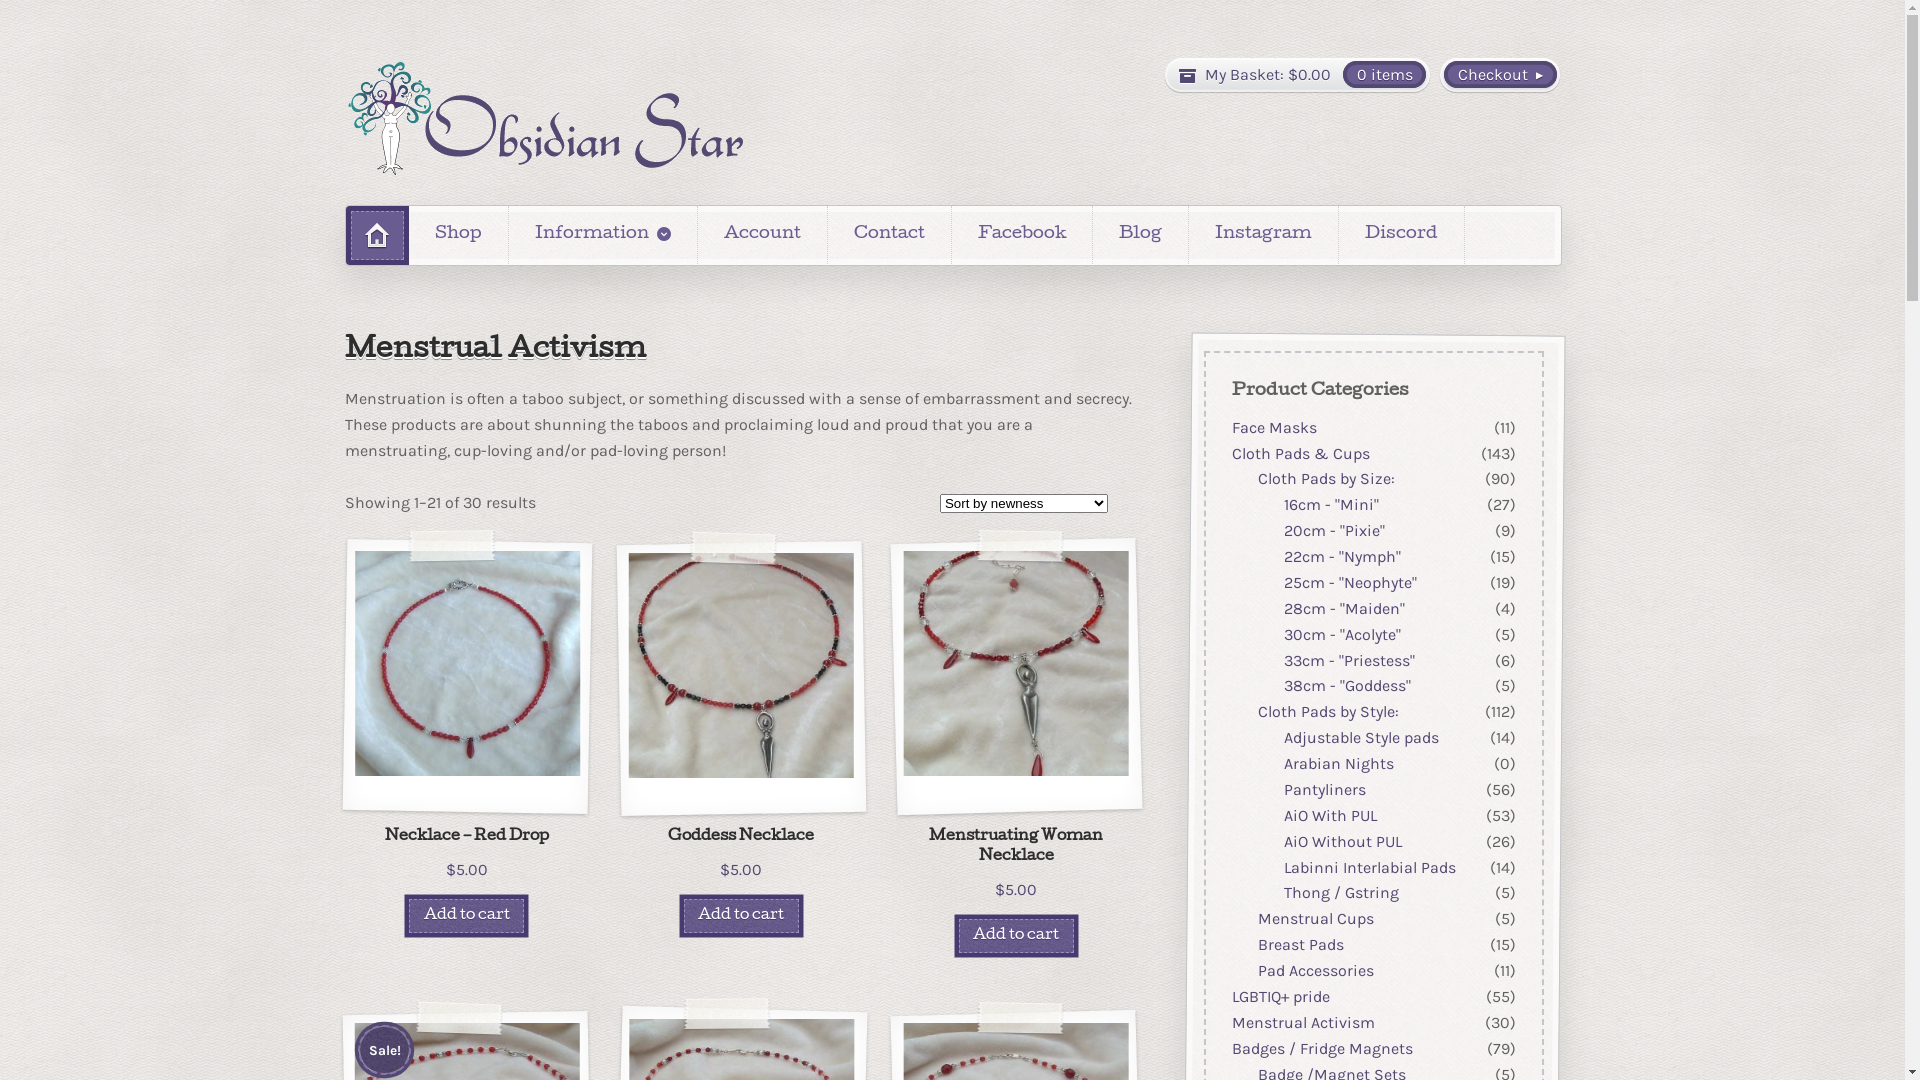 This screenshot has width=1920, height=1080. I want to click on '25cm - "Neophyte"', so click(1349, 582).